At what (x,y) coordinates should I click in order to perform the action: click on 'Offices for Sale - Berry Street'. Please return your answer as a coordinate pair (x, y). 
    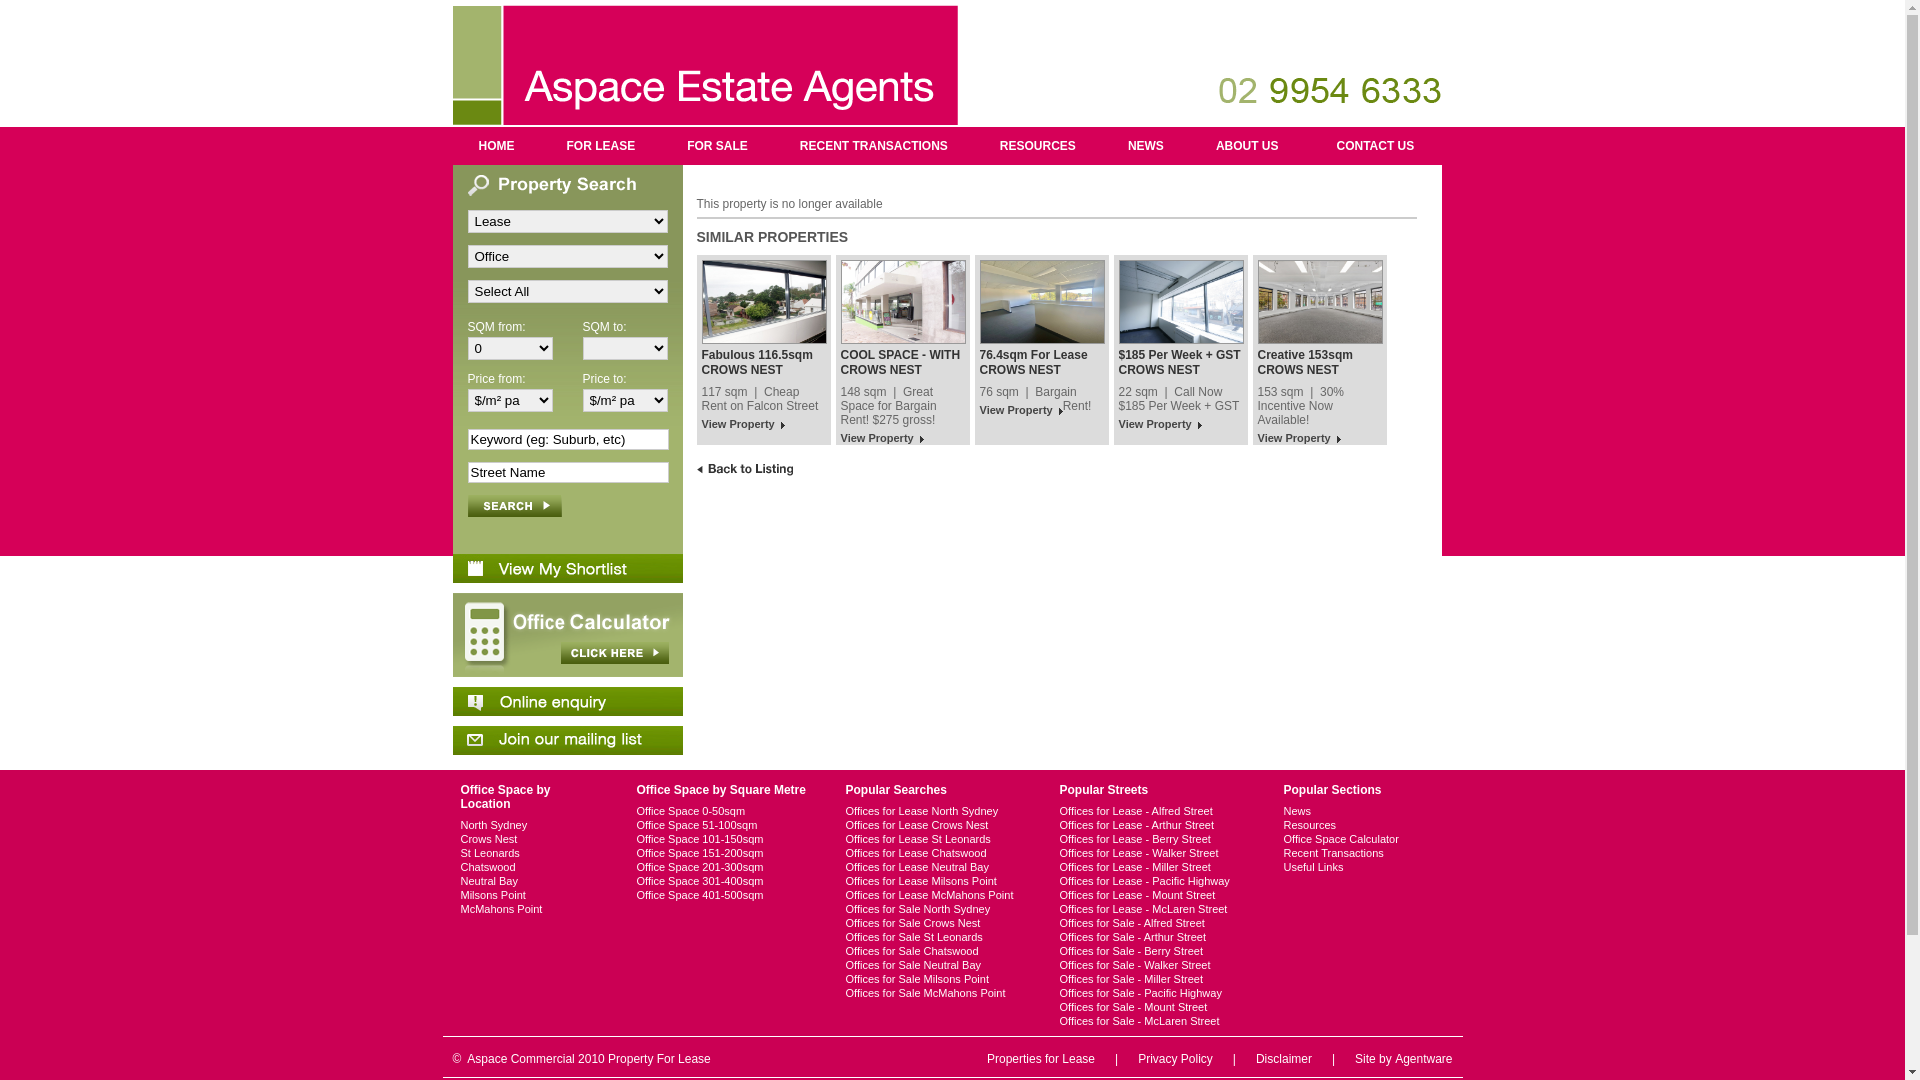
    Looking at the image, I should click on (1155, 950).